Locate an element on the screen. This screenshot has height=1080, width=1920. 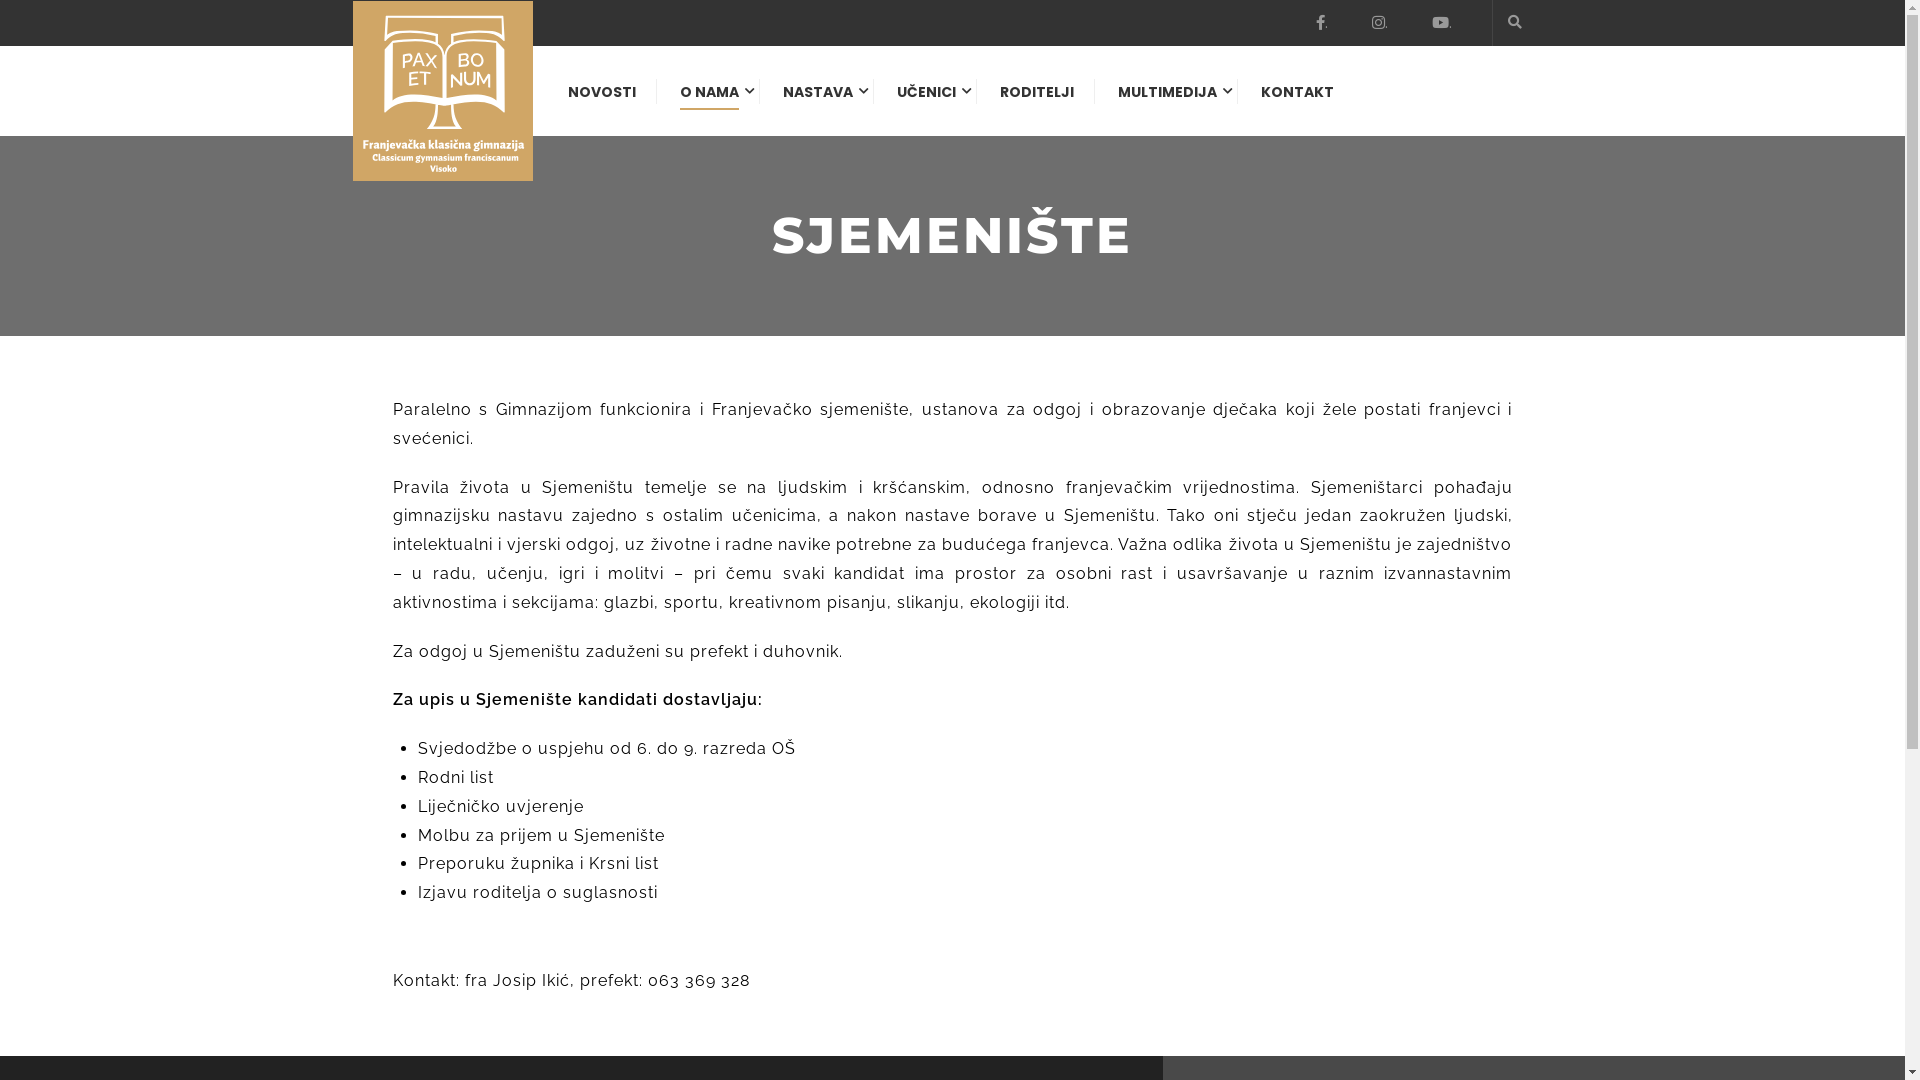
'O NAMA' is located at coordinates (660, 100).